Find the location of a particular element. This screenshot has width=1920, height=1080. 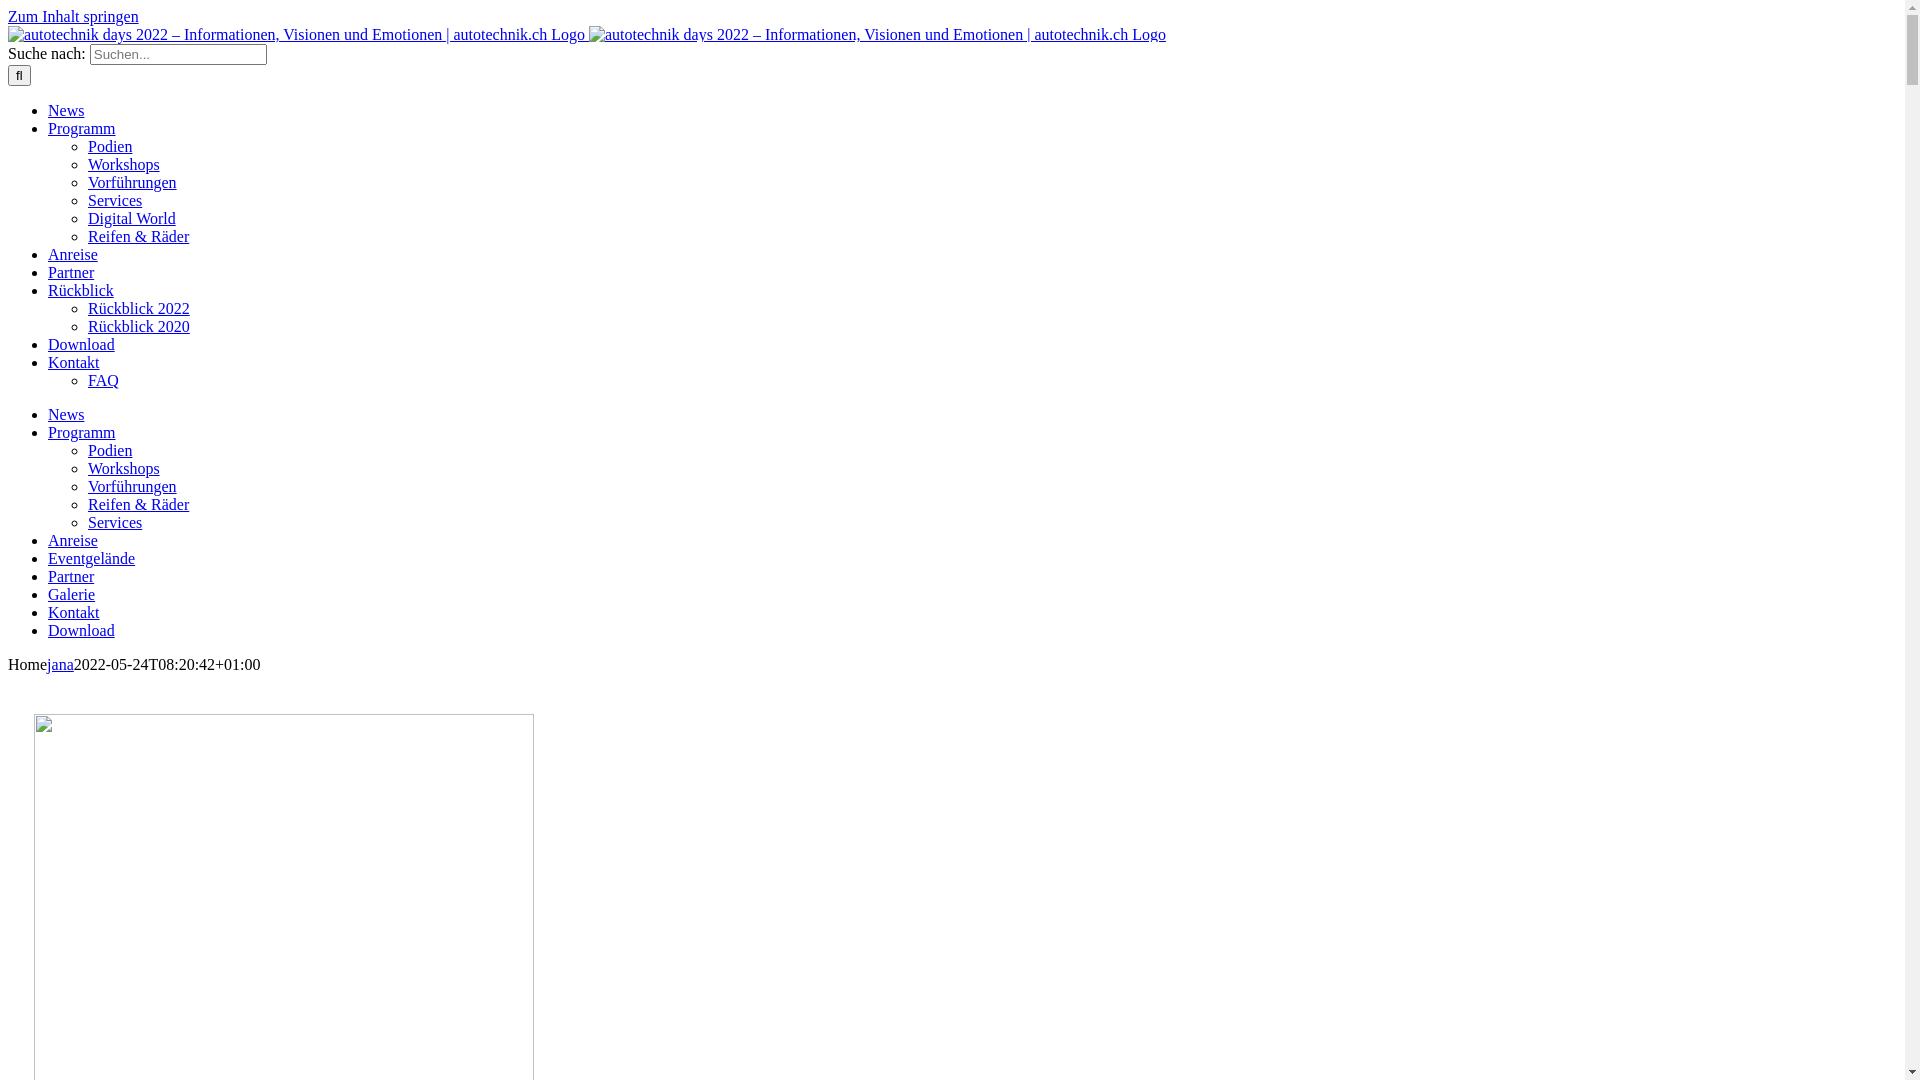

'Kontakt' is located at coordinates (73, 611).